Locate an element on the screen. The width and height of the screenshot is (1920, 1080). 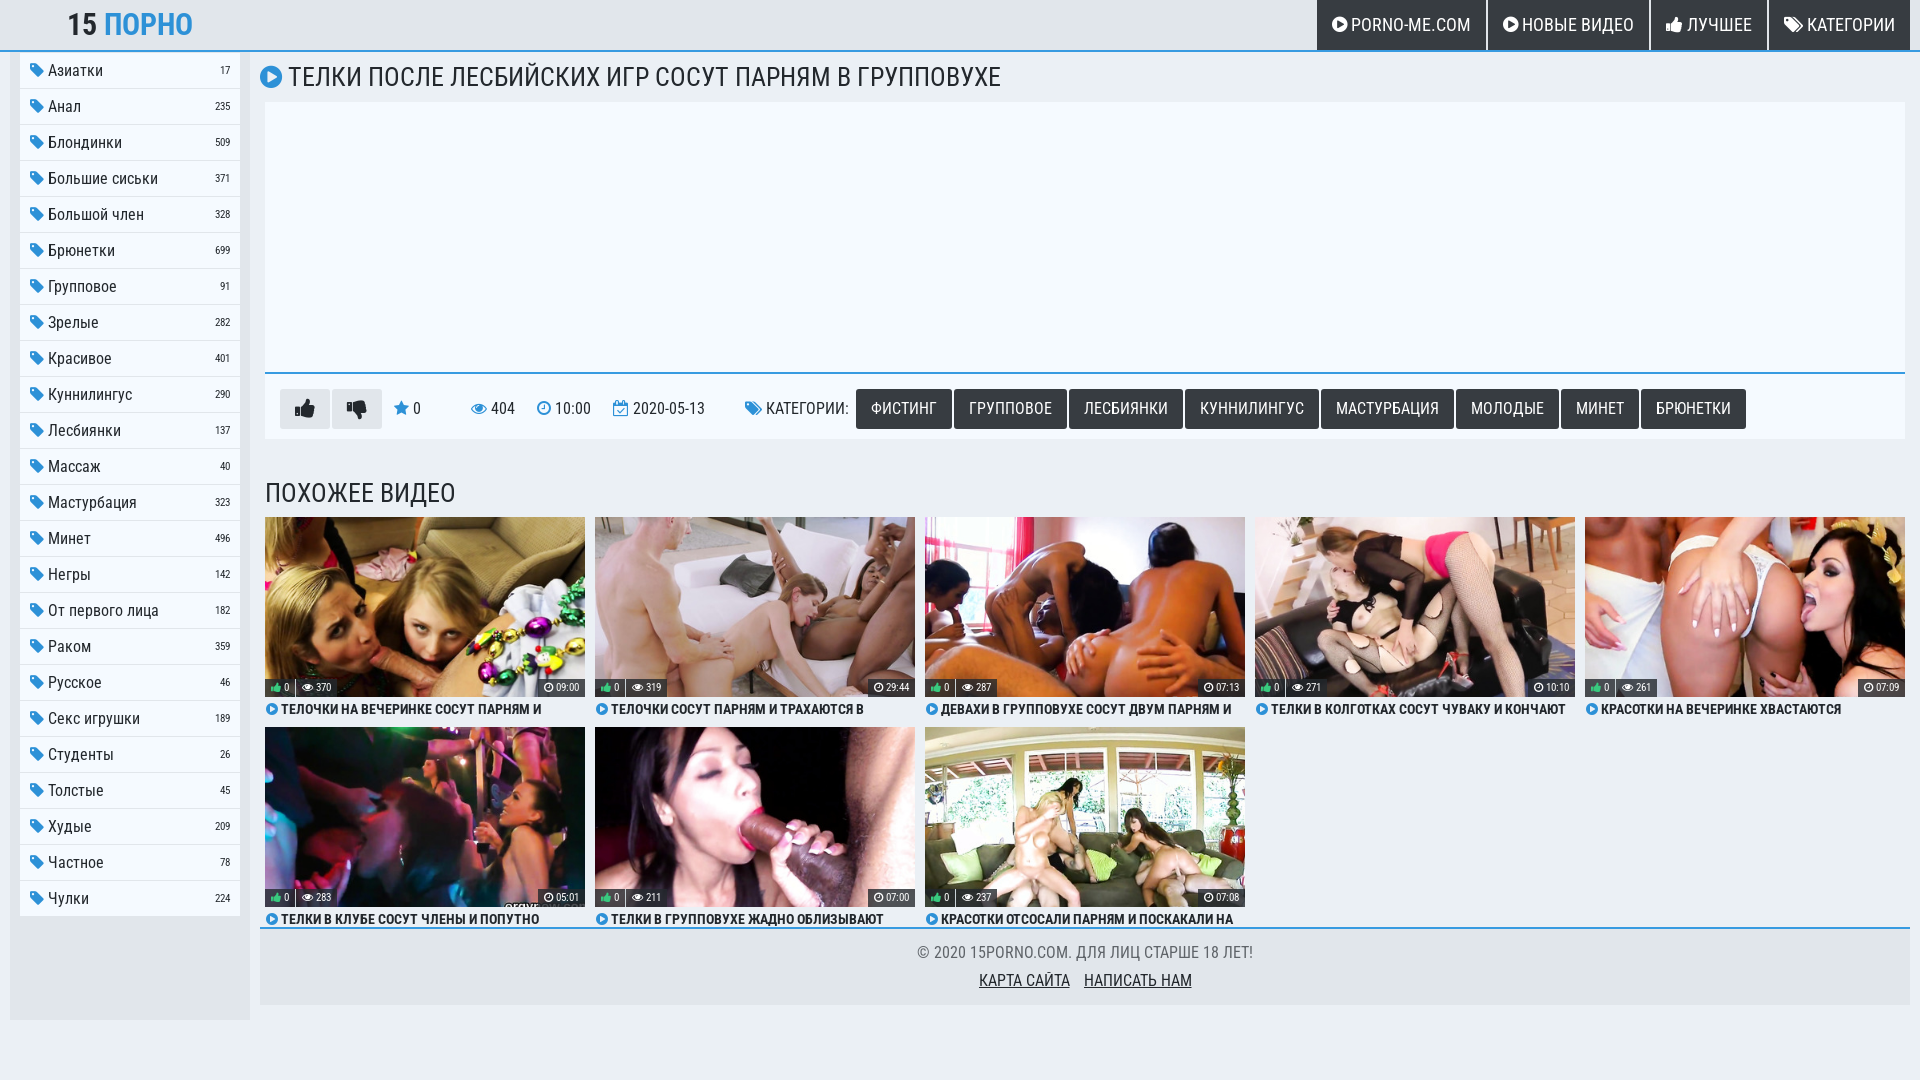
'Dislike' is located at coordinates (356, 407).